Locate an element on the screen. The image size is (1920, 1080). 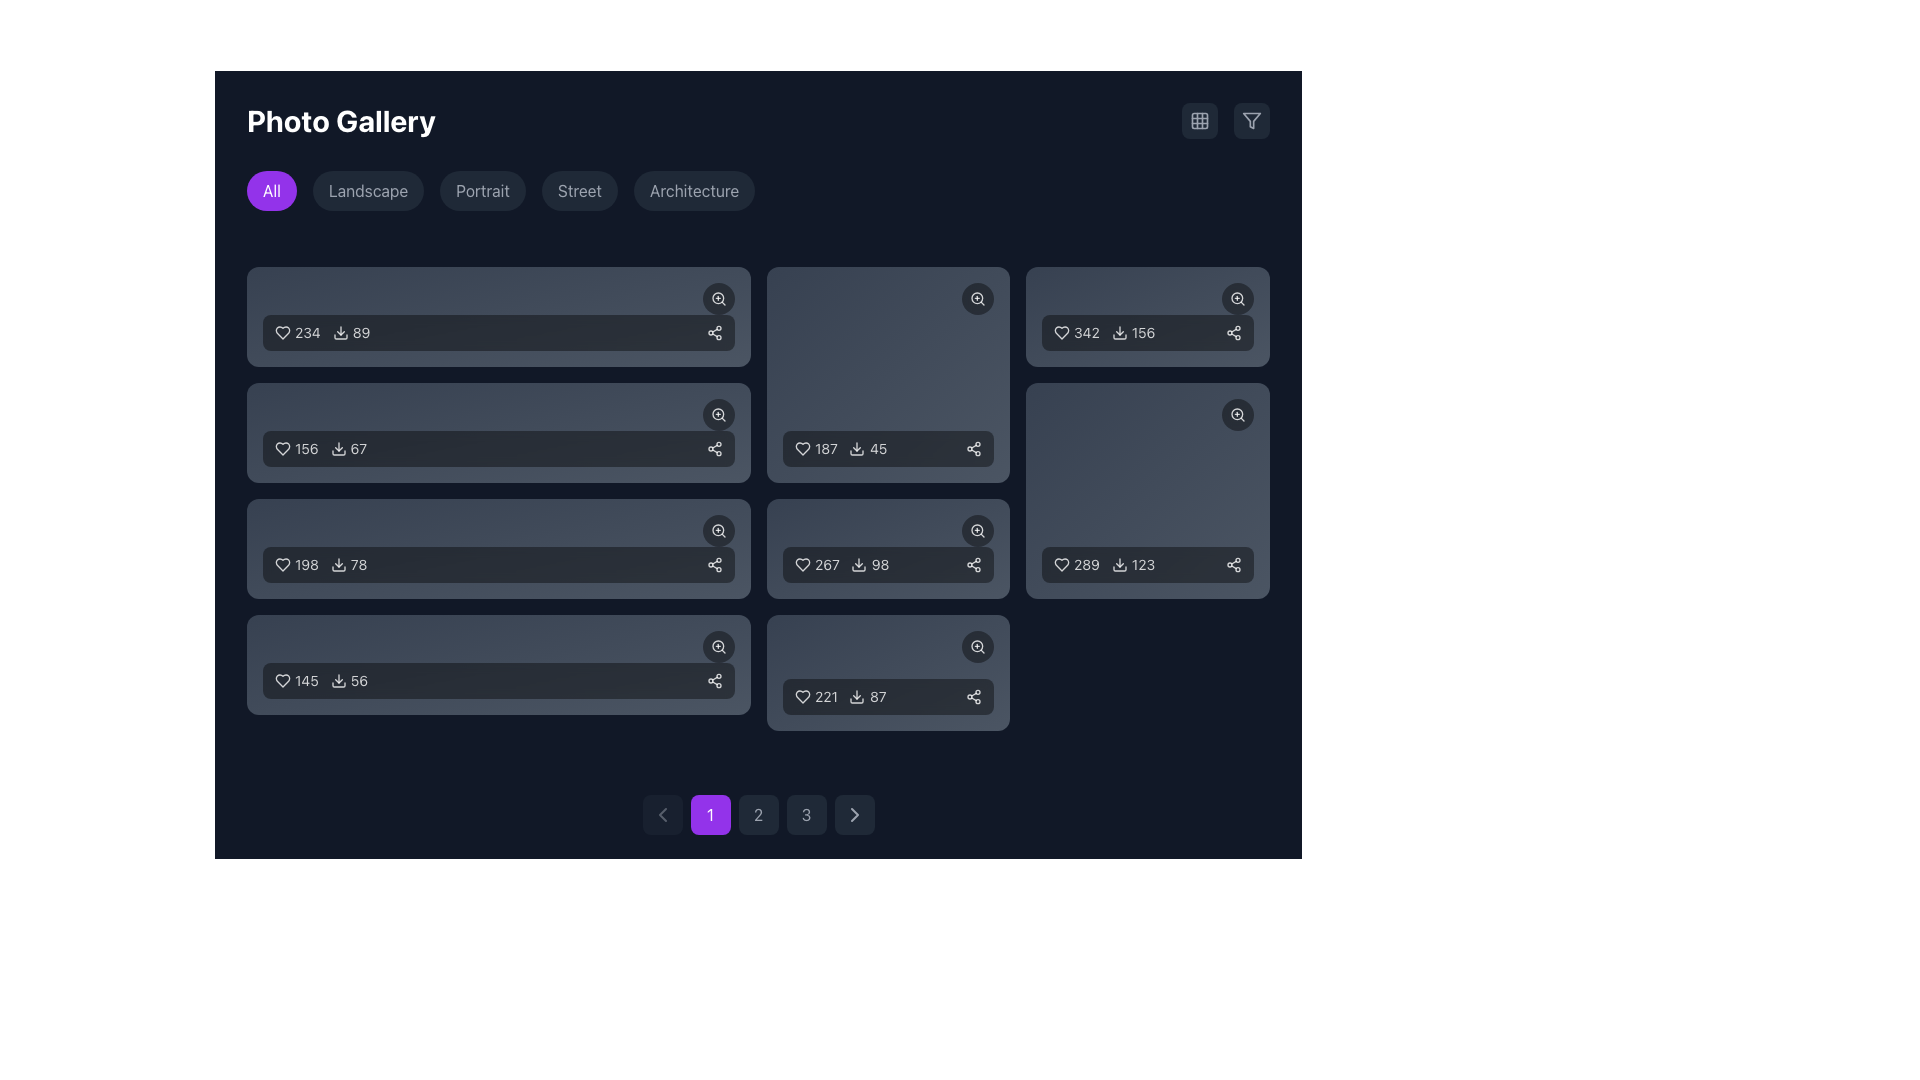
the Card component displaying counts and actions, located in the leftmost position of the third row in the grid layout is located at coordinates (498, 548).